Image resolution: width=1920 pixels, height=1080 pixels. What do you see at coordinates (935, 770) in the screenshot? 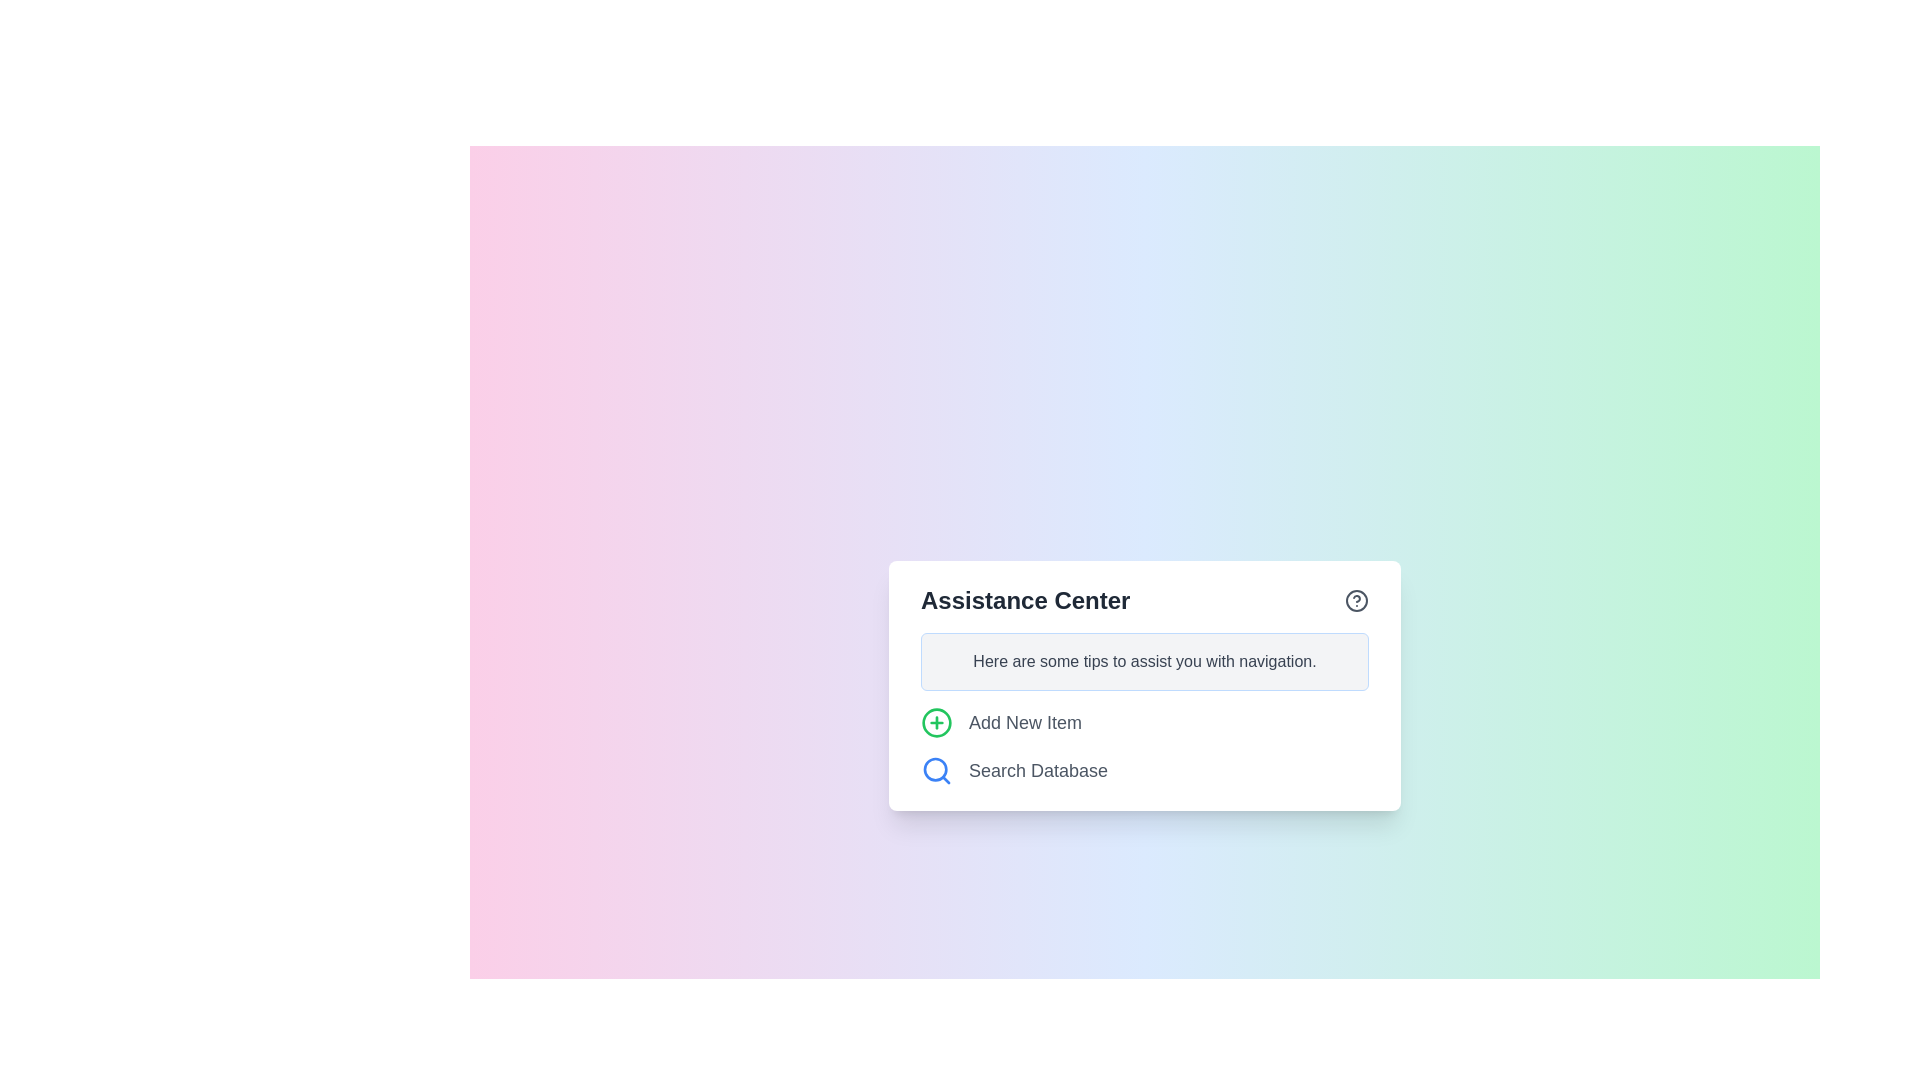
I see `the blue magnifying glass icon representing the search function located to the left of the 'Search Database' text in the 'Assistance Center' panel` at bounding box center [935, 770].